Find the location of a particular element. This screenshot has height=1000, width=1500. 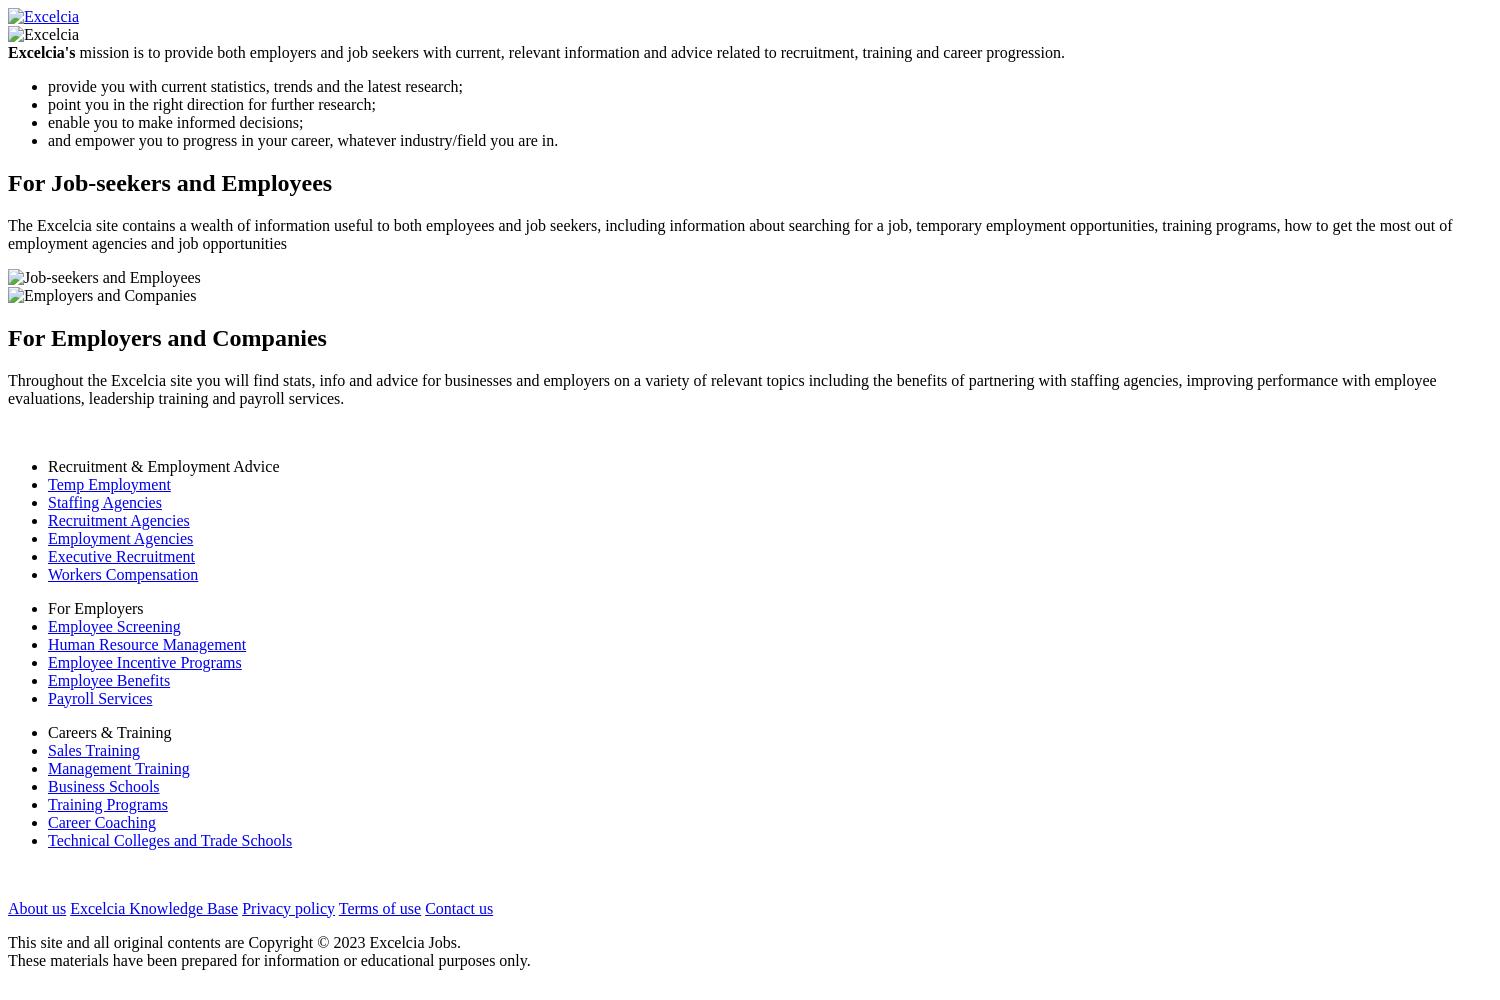

'point you in the right direction for further research;' is located at coordinates (210, 103).